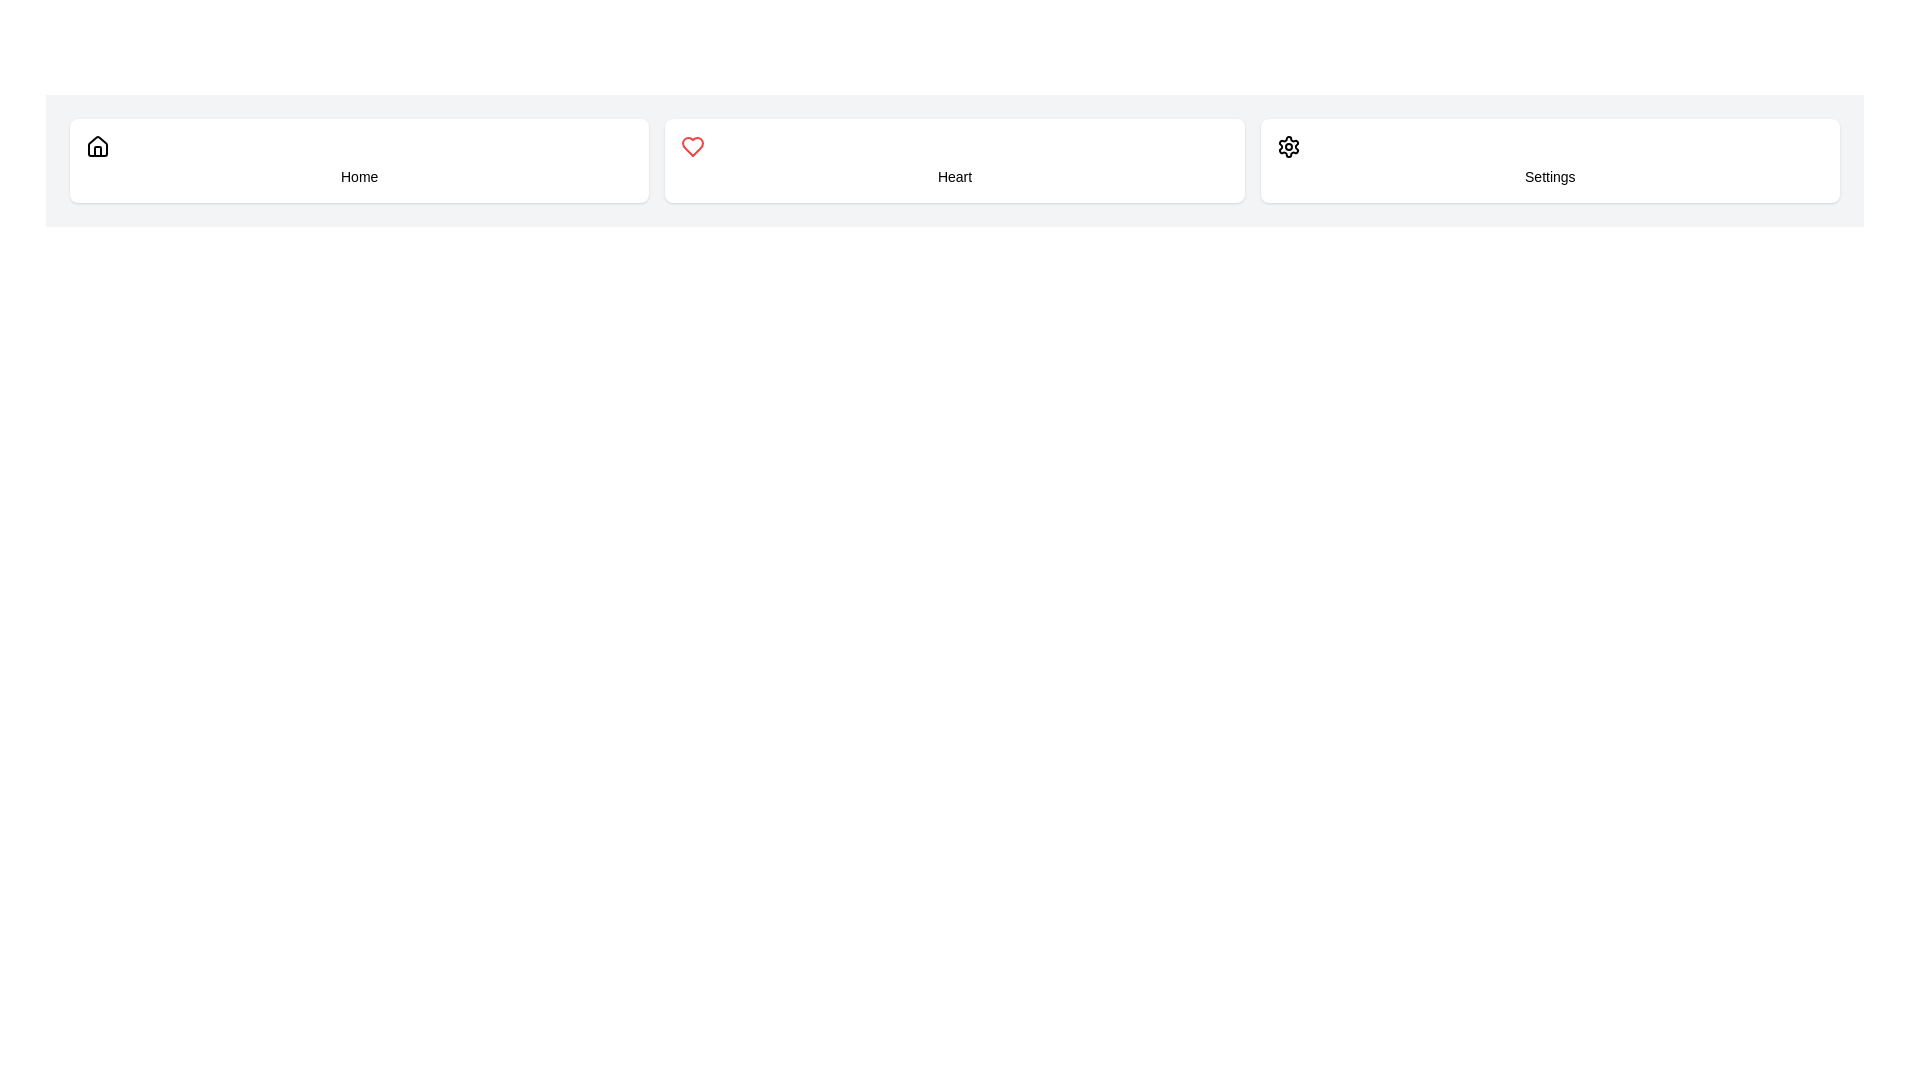  I want to click on the 'Heart' or 'Favorite' icon located in the second segment of the horizontally arranged menu bar, positioned between 'Home' and 'Settings', to interact with it, so click(693, 145).